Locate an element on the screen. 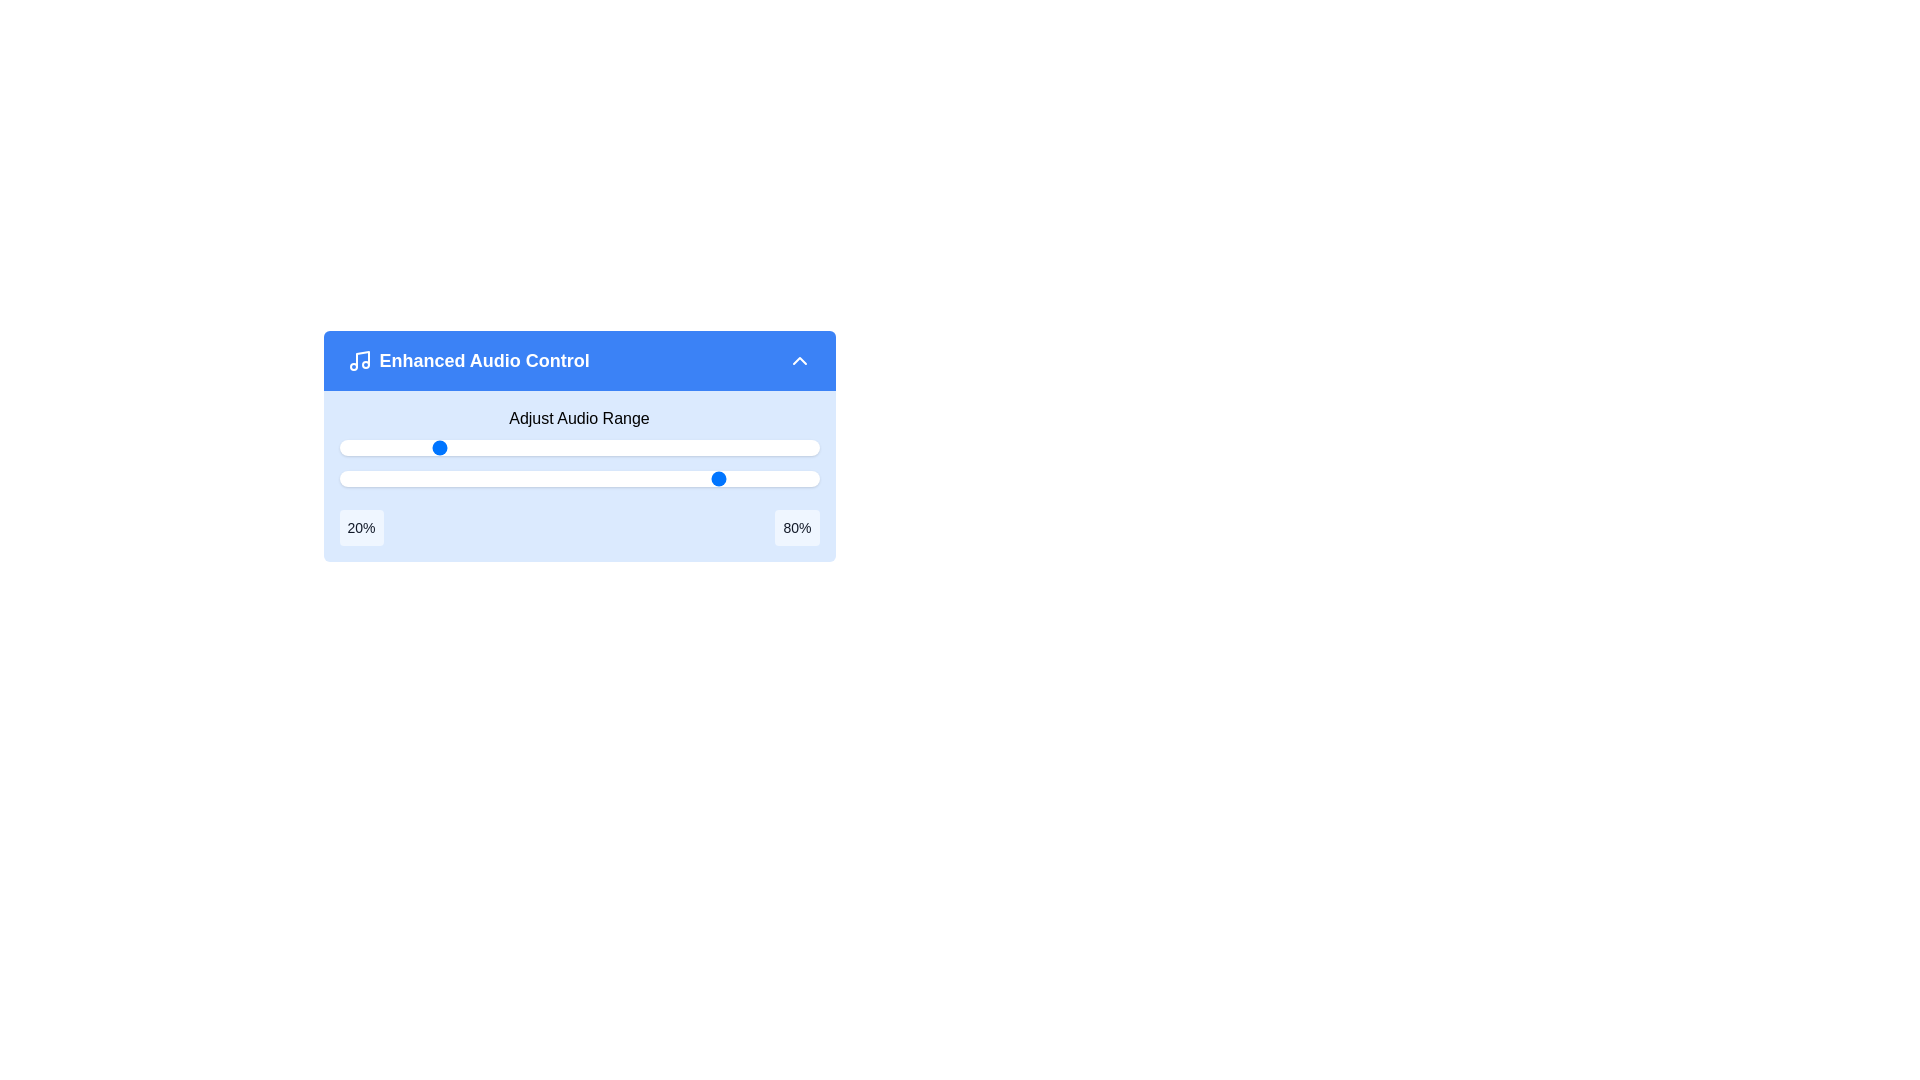  the slider is located at coordinates (607, 478).